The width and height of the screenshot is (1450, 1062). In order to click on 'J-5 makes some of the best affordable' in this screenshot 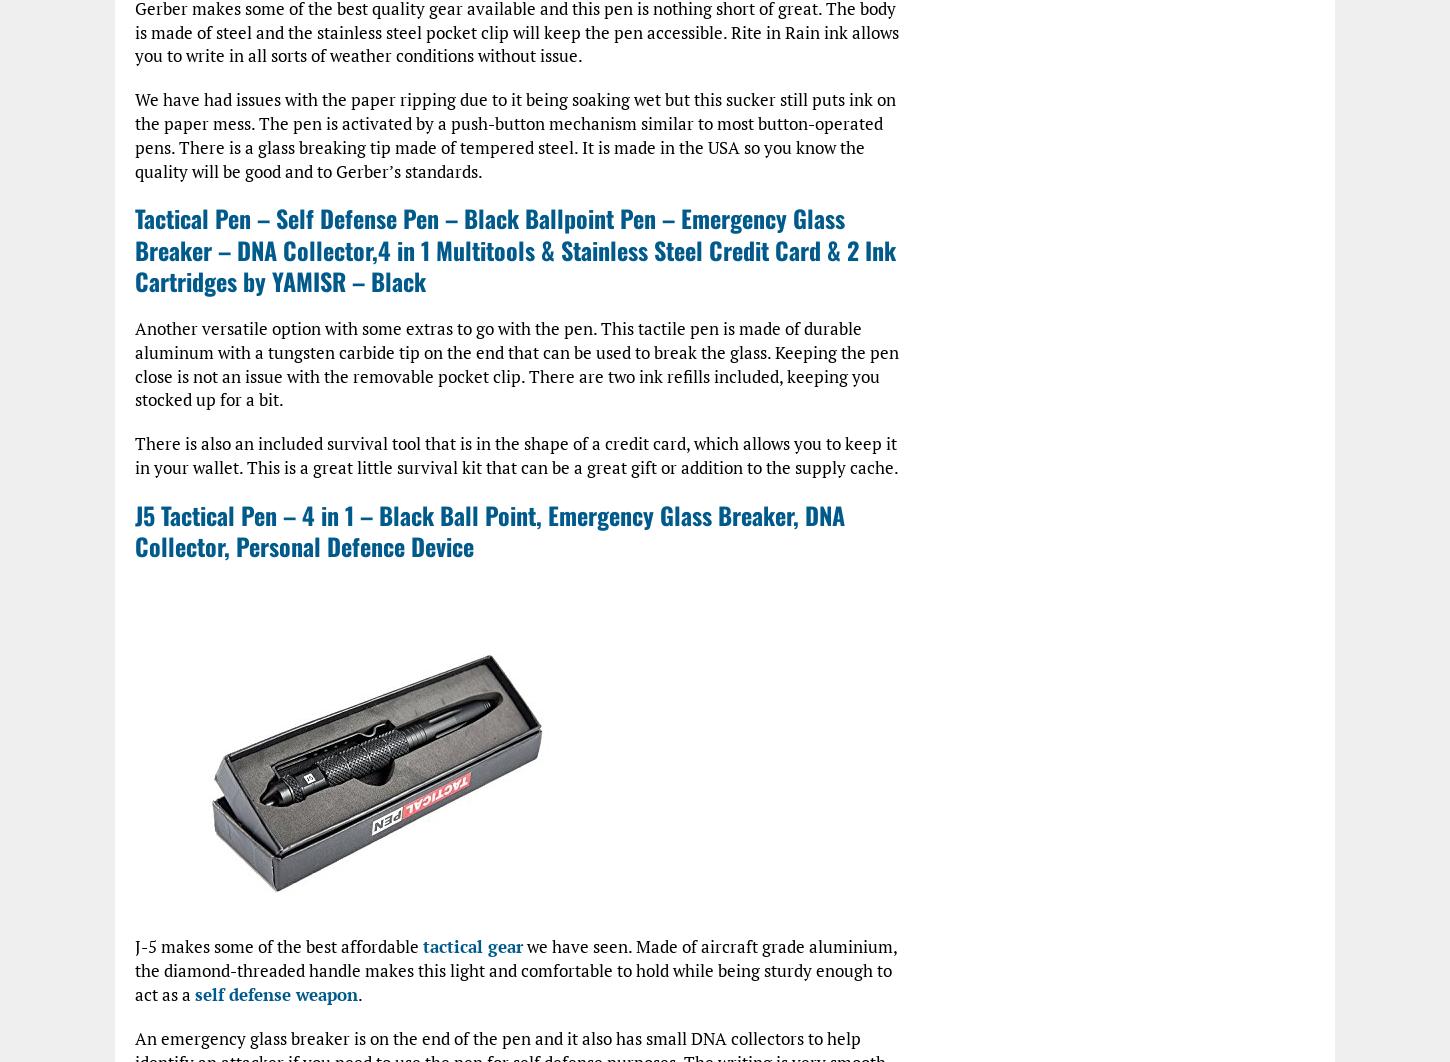, I will do `click(278, 945)`.